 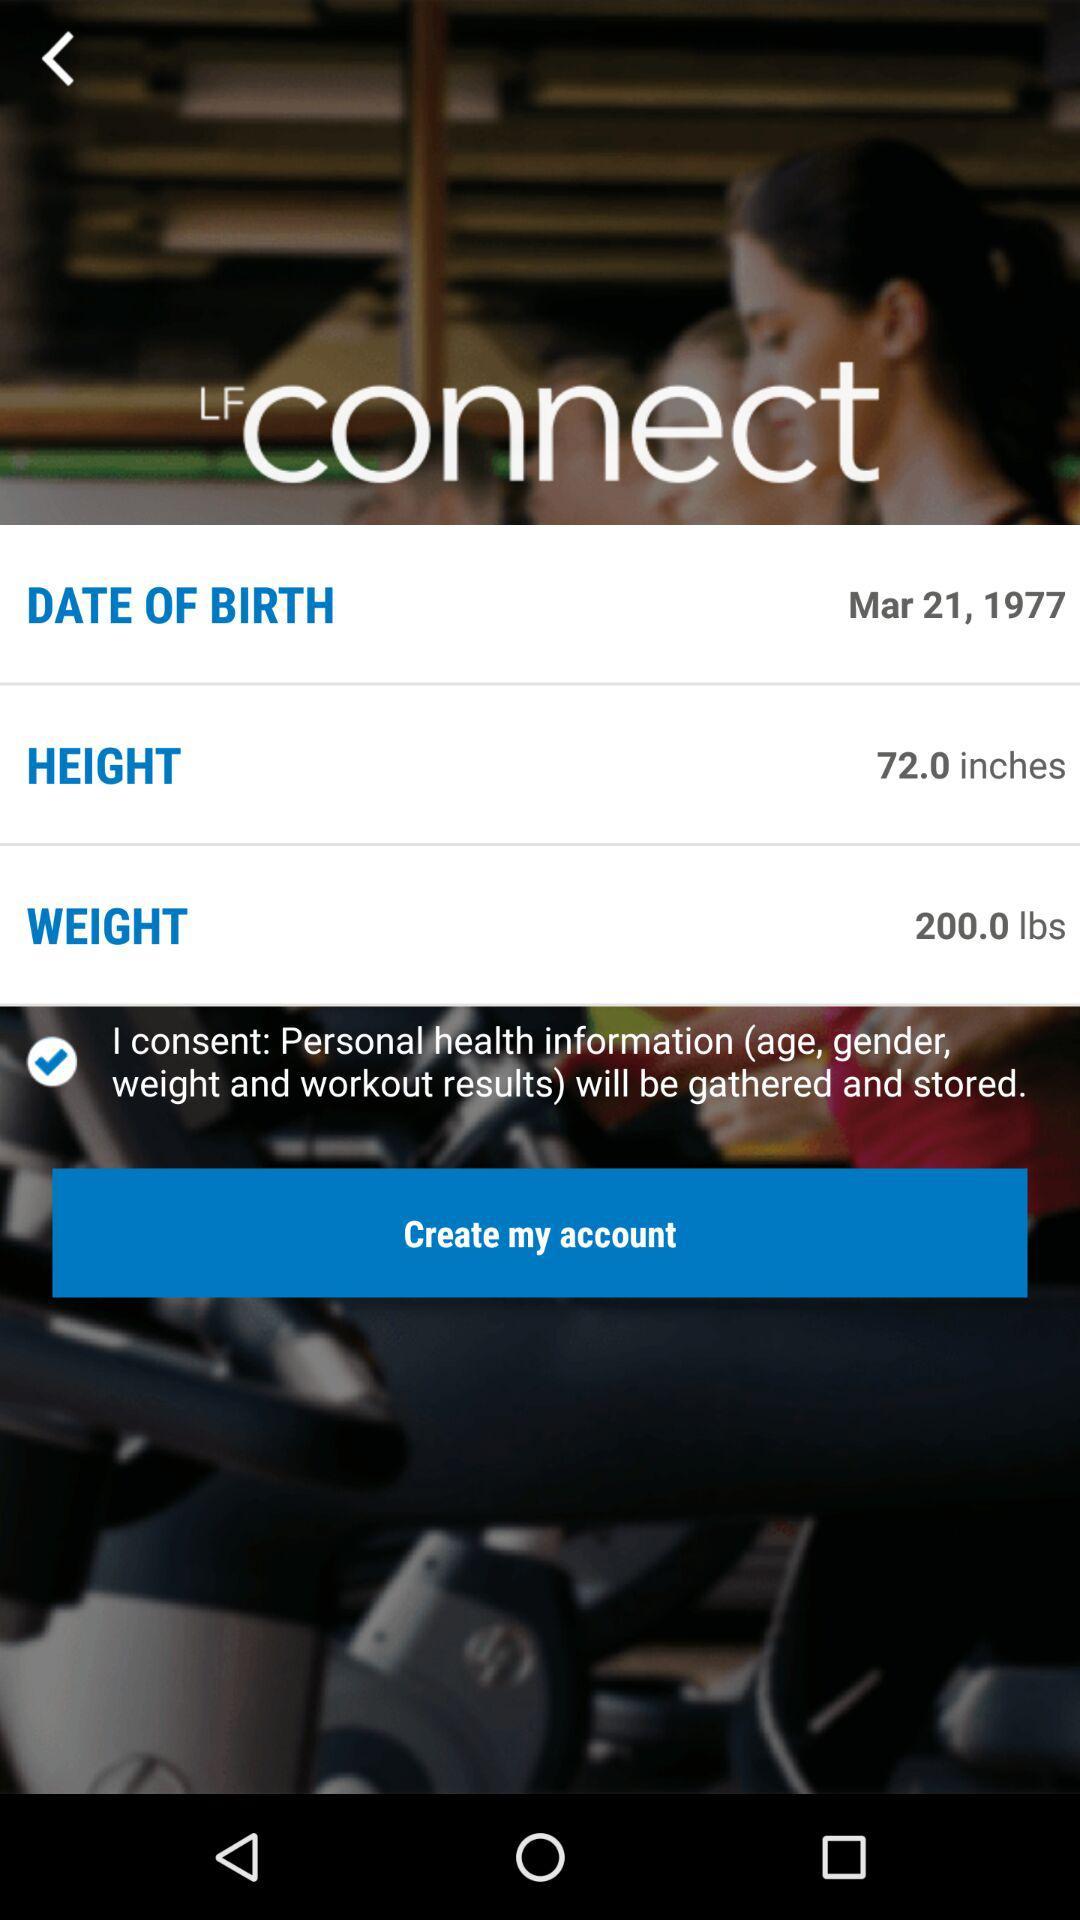 What do you see at coordinates (68, 1060) in the screenshot?
I see `check box to consent to data collection` at bounding box center [68, 1060].